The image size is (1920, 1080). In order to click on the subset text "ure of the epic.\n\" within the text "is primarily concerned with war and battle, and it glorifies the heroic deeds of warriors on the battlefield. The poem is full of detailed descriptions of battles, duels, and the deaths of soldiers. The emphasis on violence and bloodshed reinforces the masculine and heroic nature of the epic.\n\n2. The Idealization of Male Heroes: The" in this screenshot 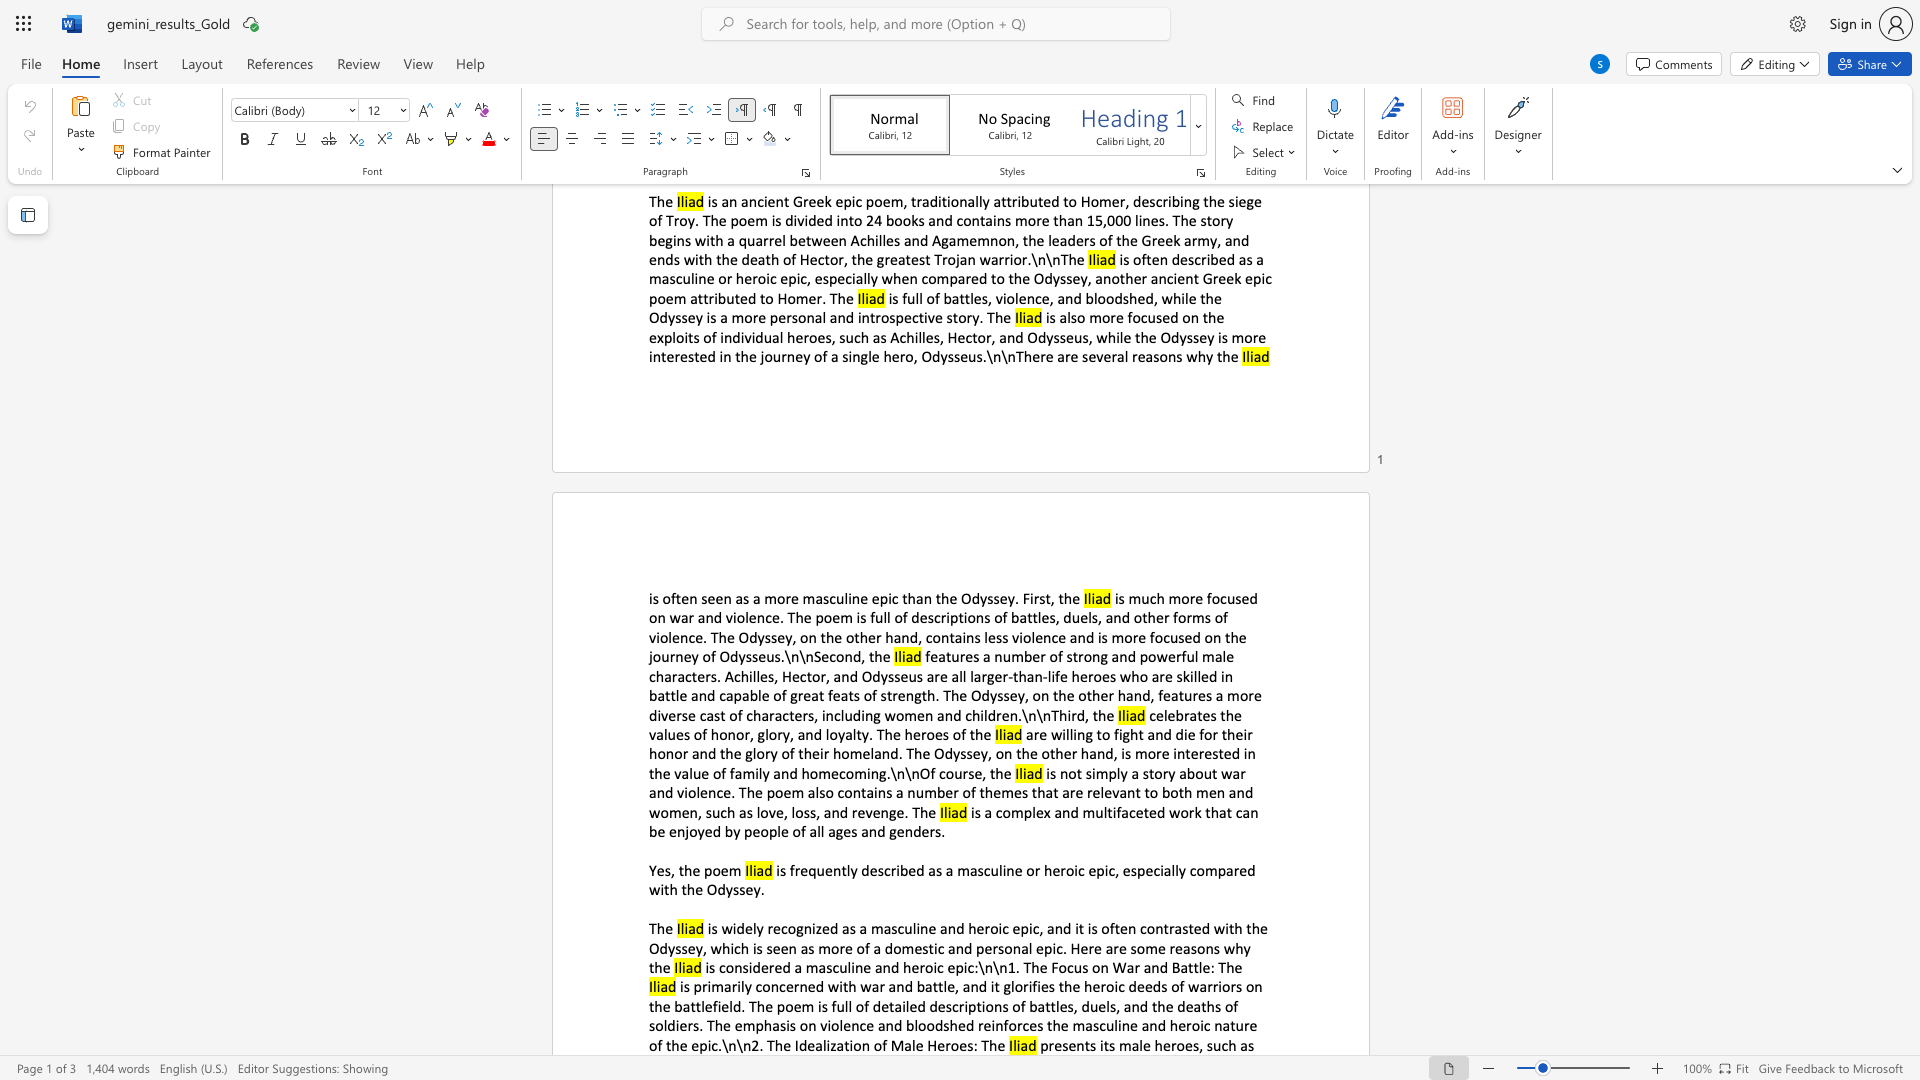, I will do `click(1234, 1025)`.